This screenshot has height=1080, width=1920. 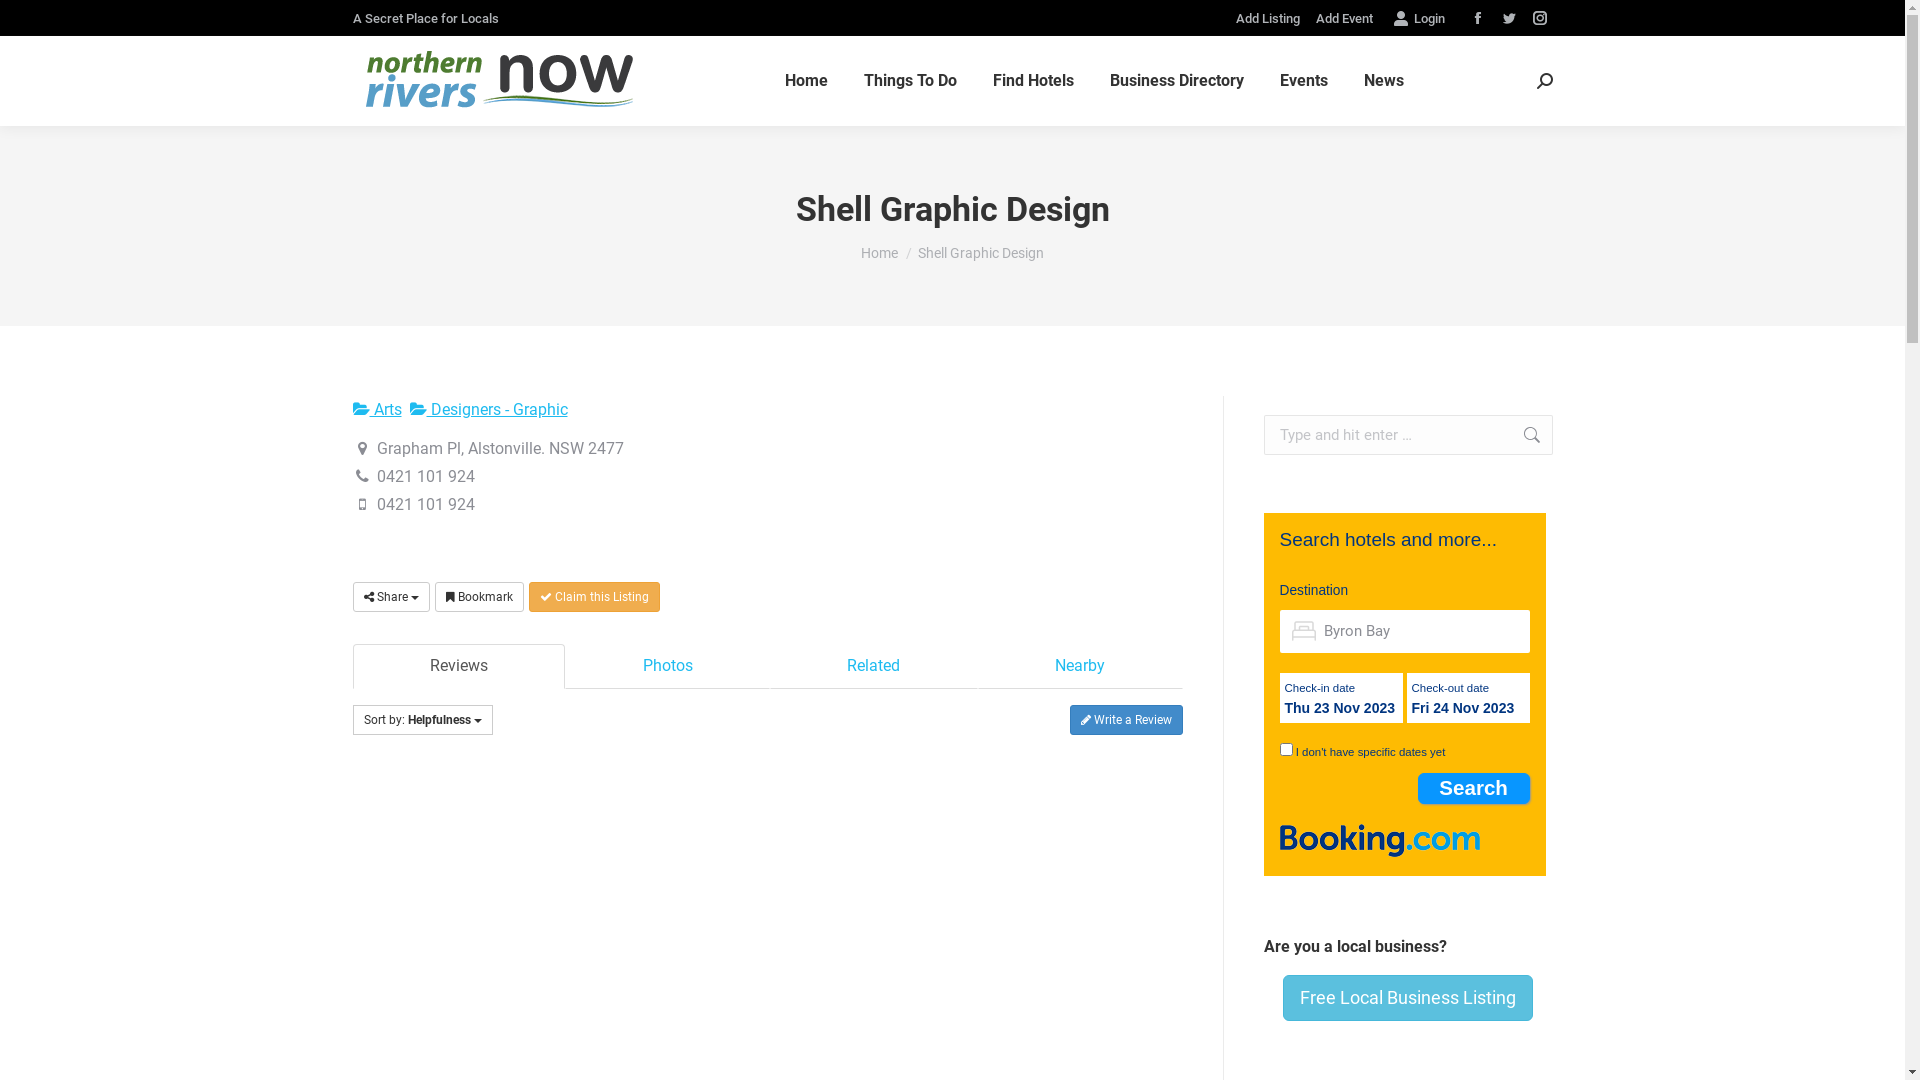 What do you see at coordinates (1266, 17) in the screenshot?
I see `'Add Listing'` at bounding box center [1266, 17].